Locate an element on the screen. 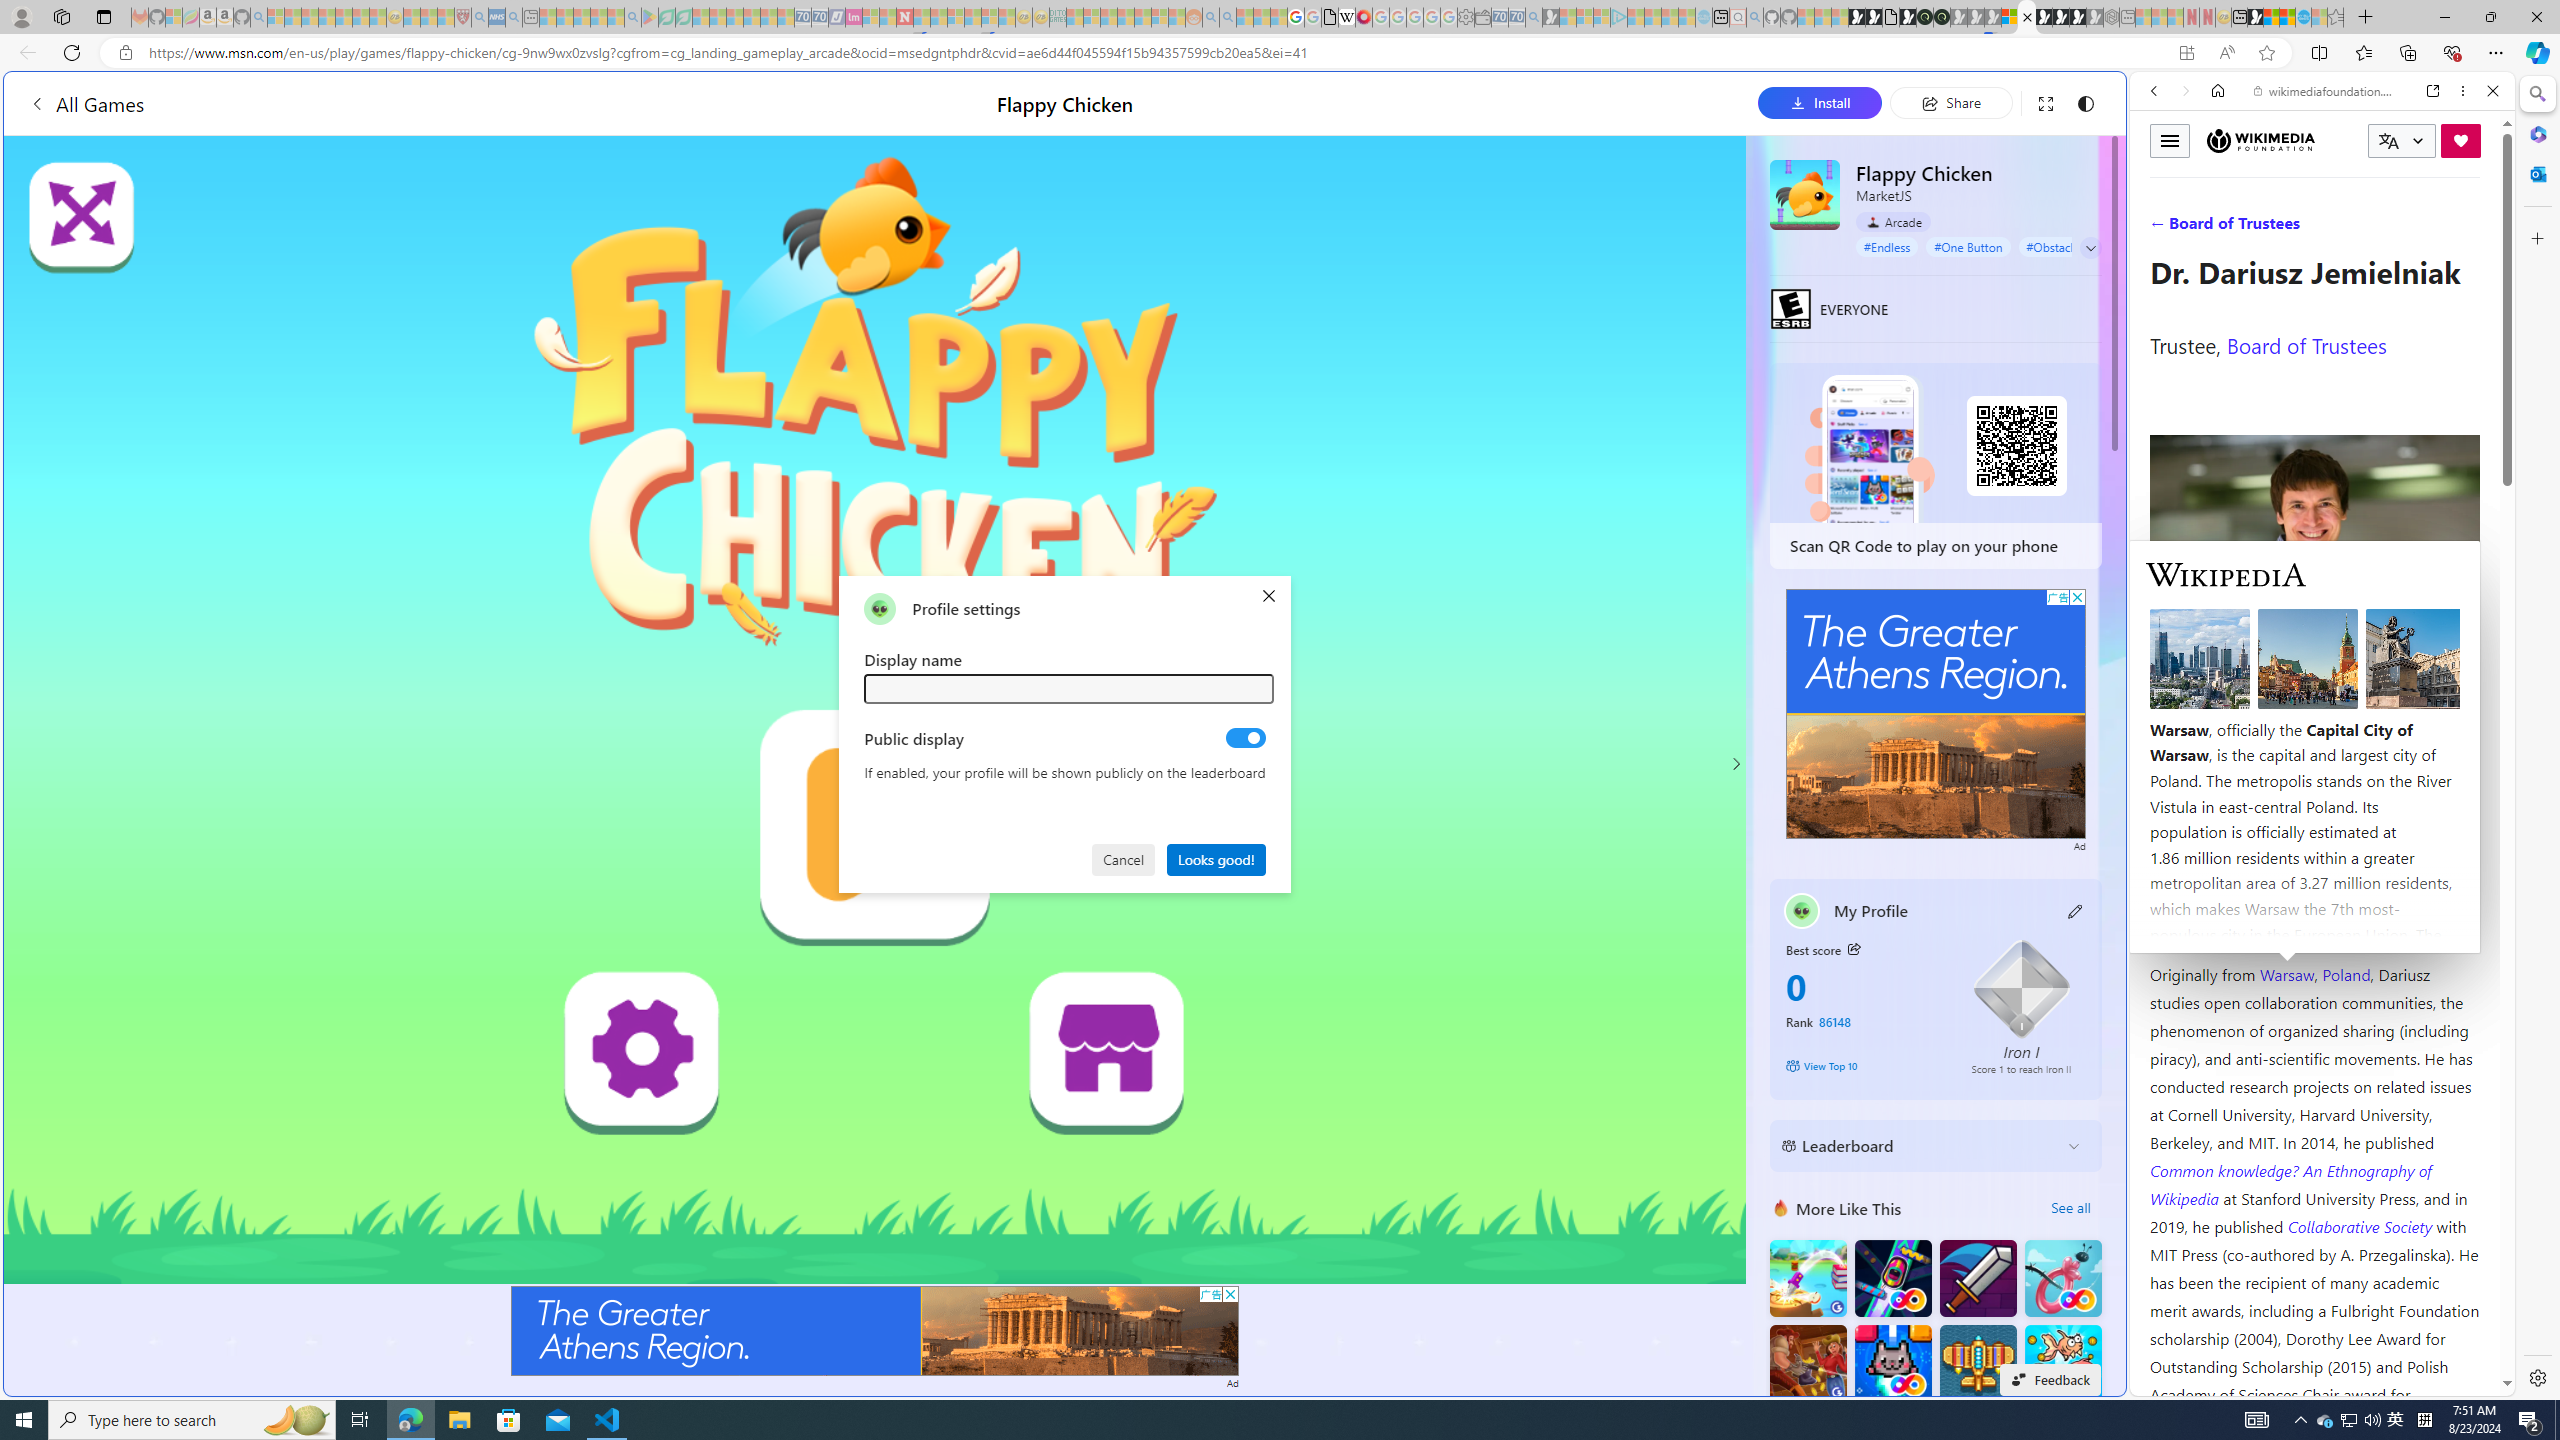  'Knife Flip' is located at coordinates (1807, 1278).